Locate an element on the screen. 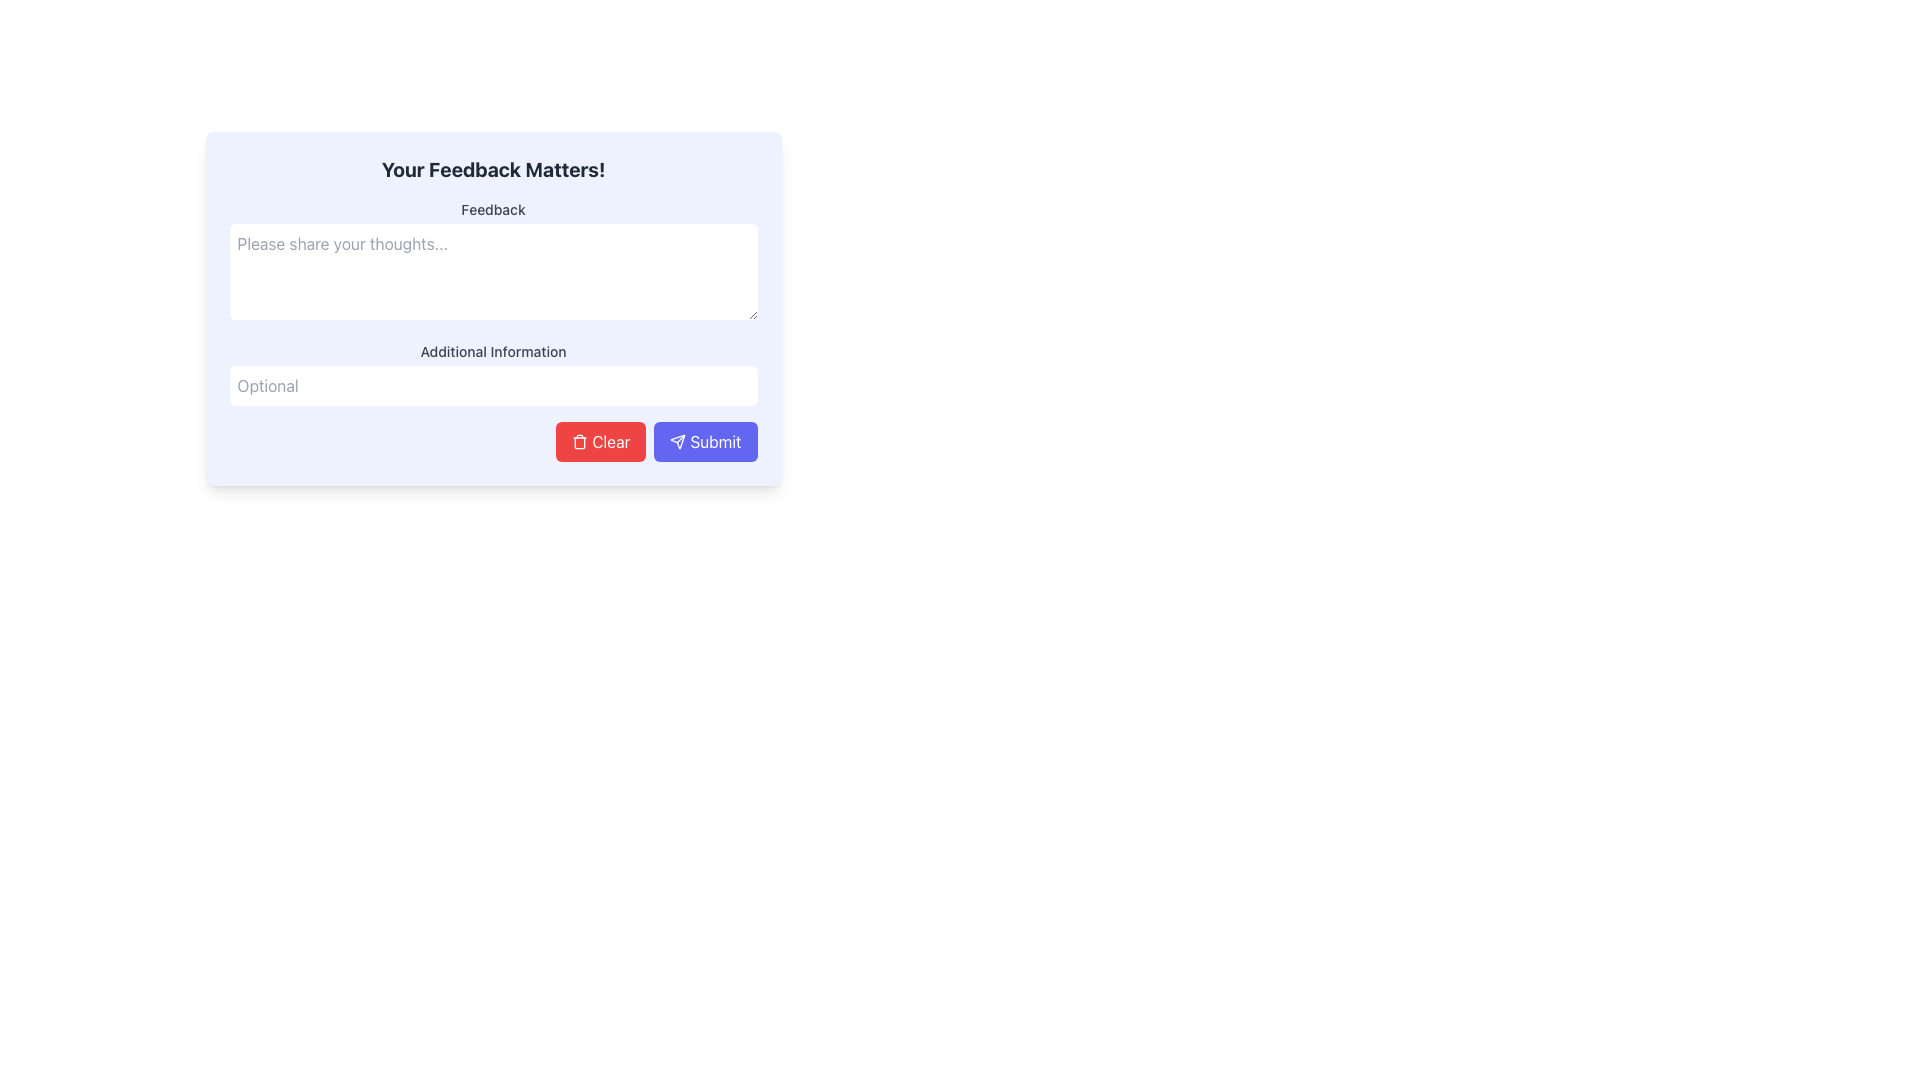 This screenshot has width=1920, height=1080. the 'Clear' button which has white text on a red background, located below the text input fields in the feedback section is located at coordinates (610, 441).